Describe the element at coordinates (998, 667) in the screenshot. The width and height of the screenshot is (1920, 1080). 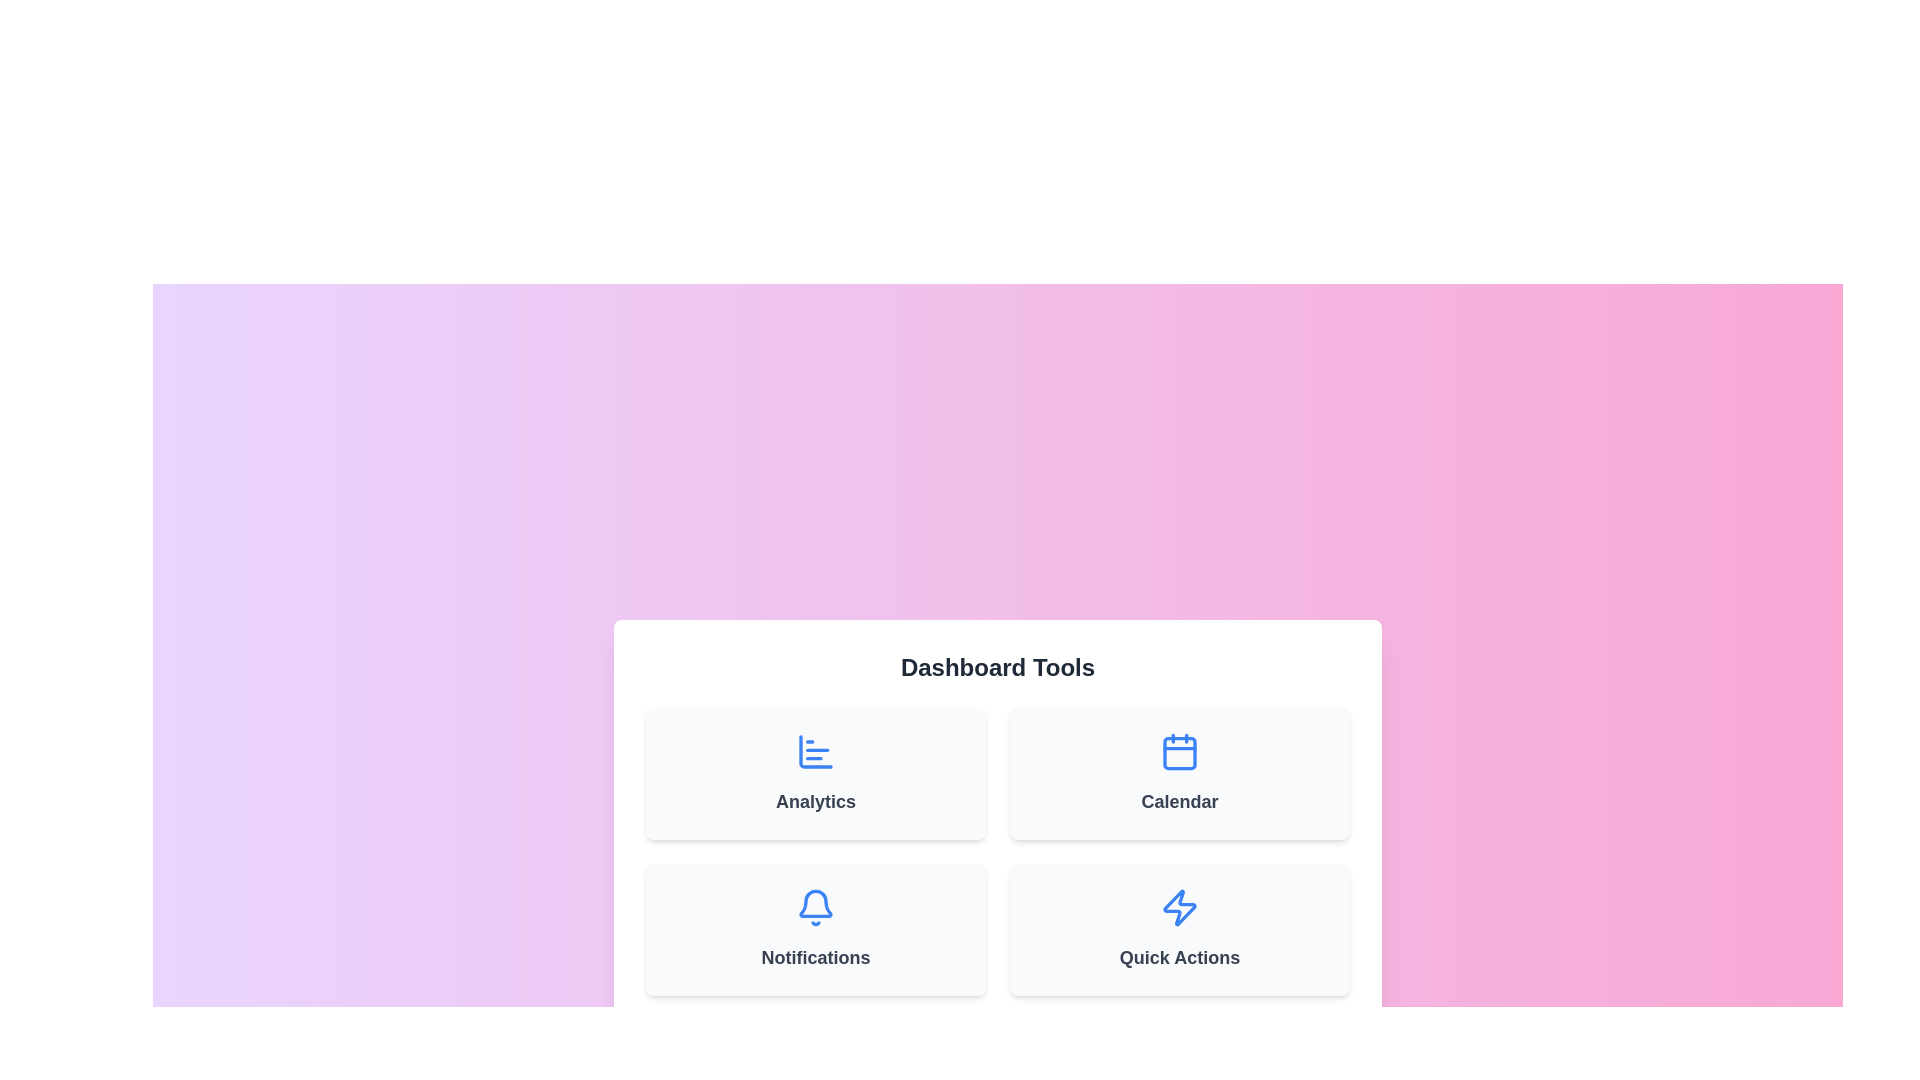
I see `text from the text header displaying 'Dashboard Tools', which is a bold, large font and serves as the main heading of the section` at that location.